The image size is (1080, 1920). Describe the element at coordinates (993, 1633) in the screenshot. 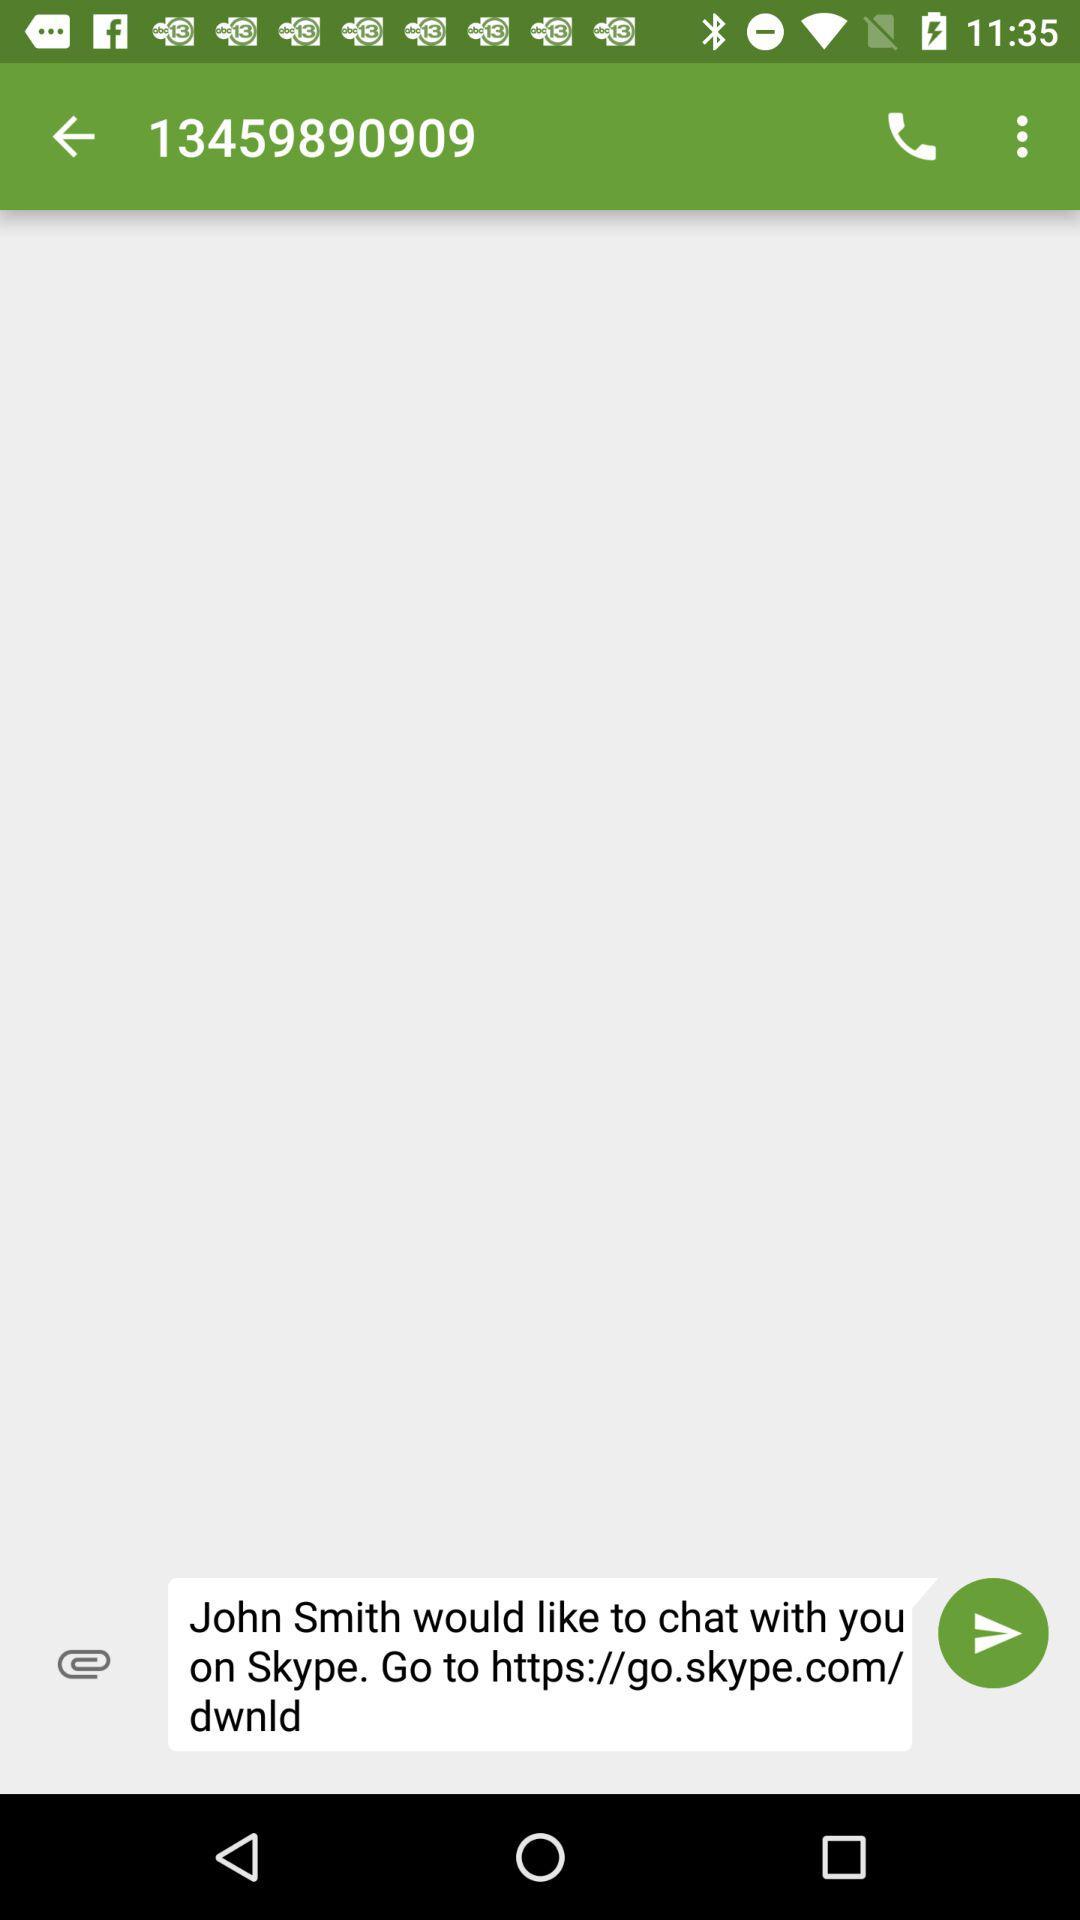

I see `the item to the right of the john smith would` at that location.